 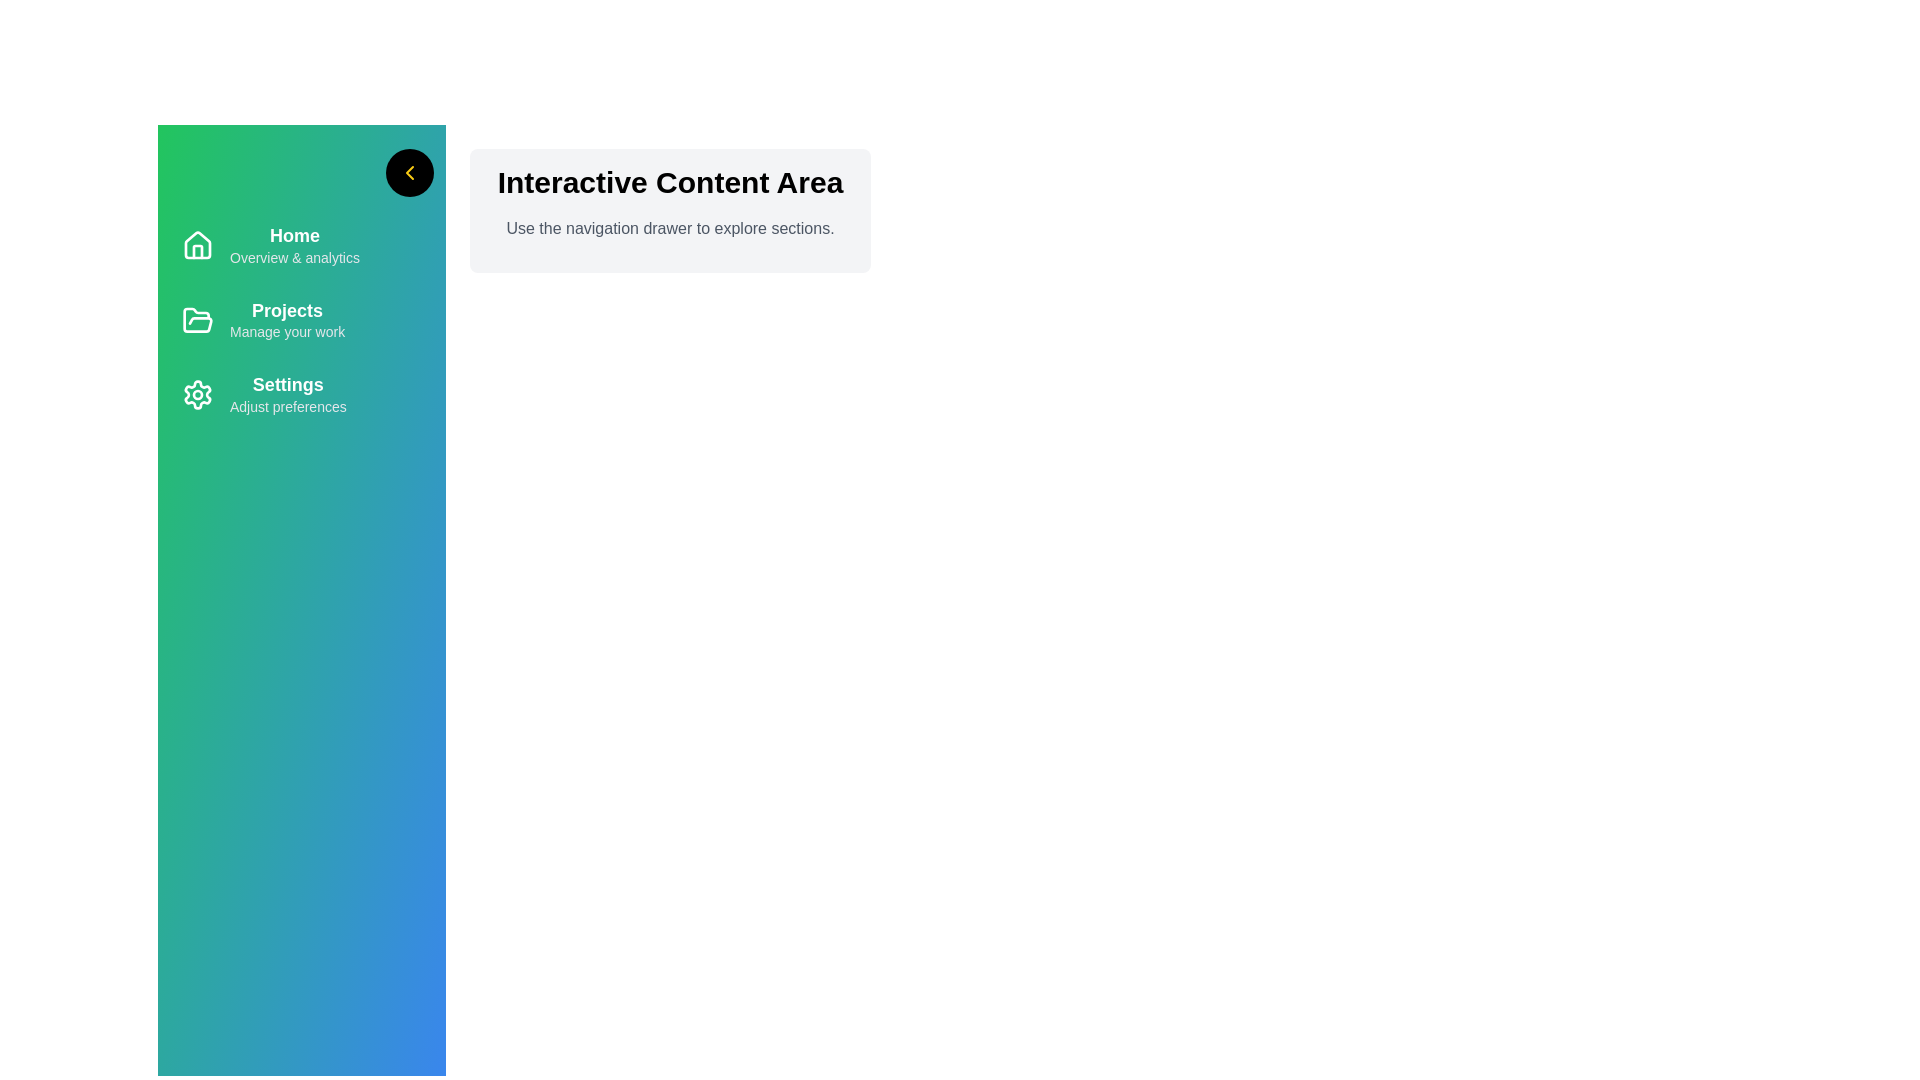 What do you see at coordinates (301, 394) in the screenshot?
I see `the menu item labeled Settings in the navigation drawer` at bounding box center [301, 394].